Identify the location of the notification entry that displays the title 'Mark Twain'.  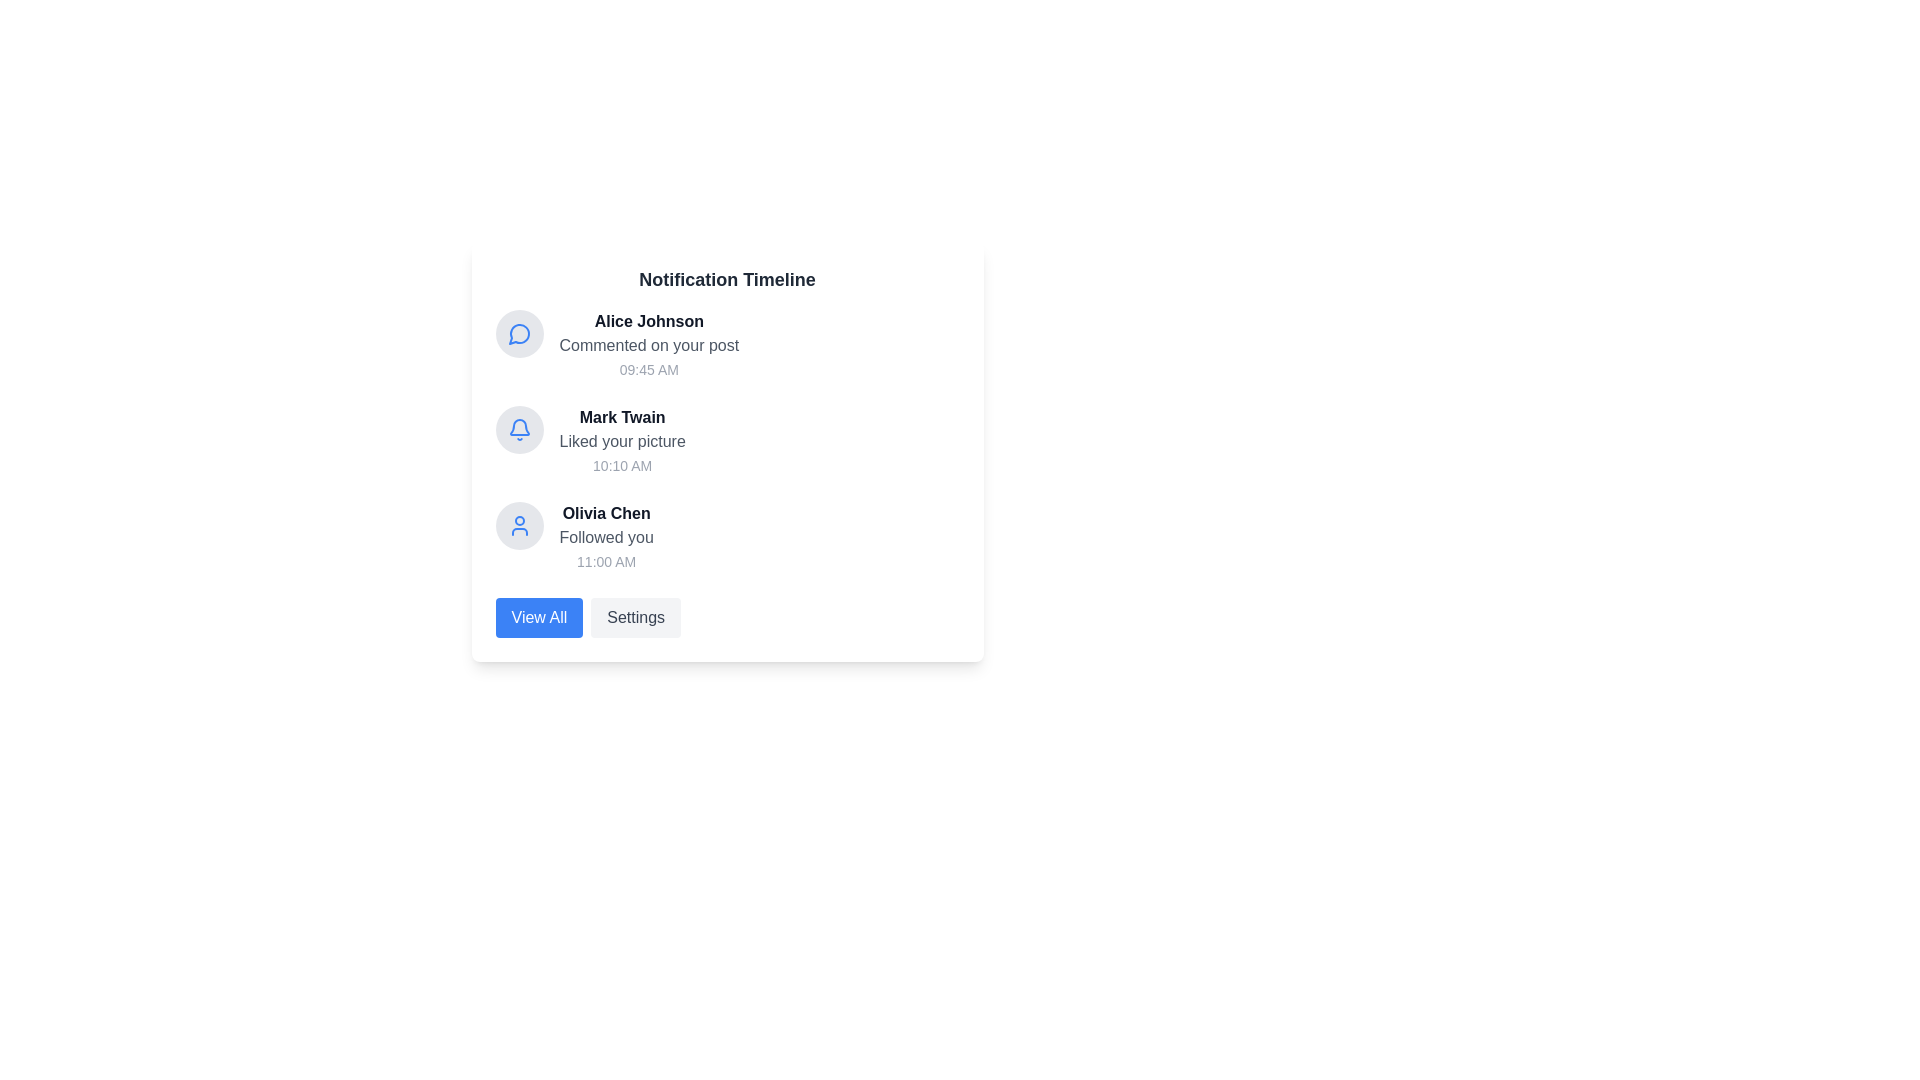
(621, 441).